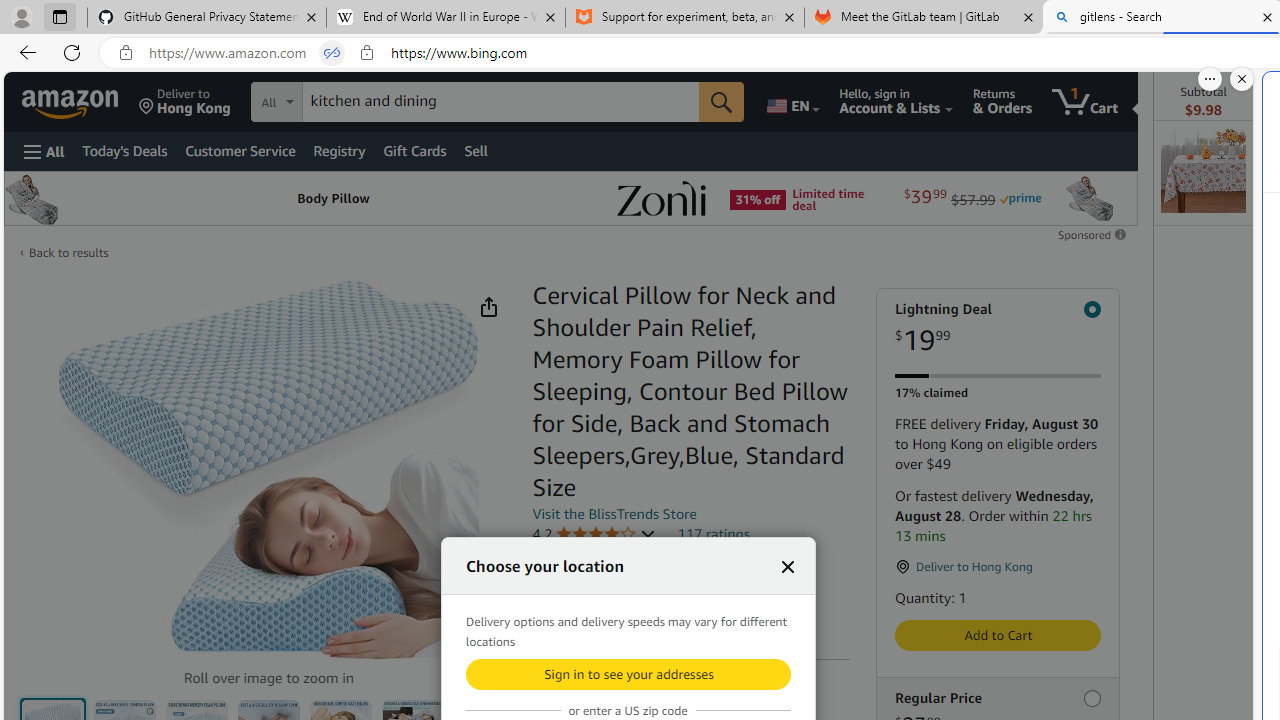 Image resolution: width=1280 pixels, height=720 pixels. What do you see at coordinates (997, 327) in the screenshot?
I see `'Lightning Deal $19.99'` at bounding box center [997, 327].